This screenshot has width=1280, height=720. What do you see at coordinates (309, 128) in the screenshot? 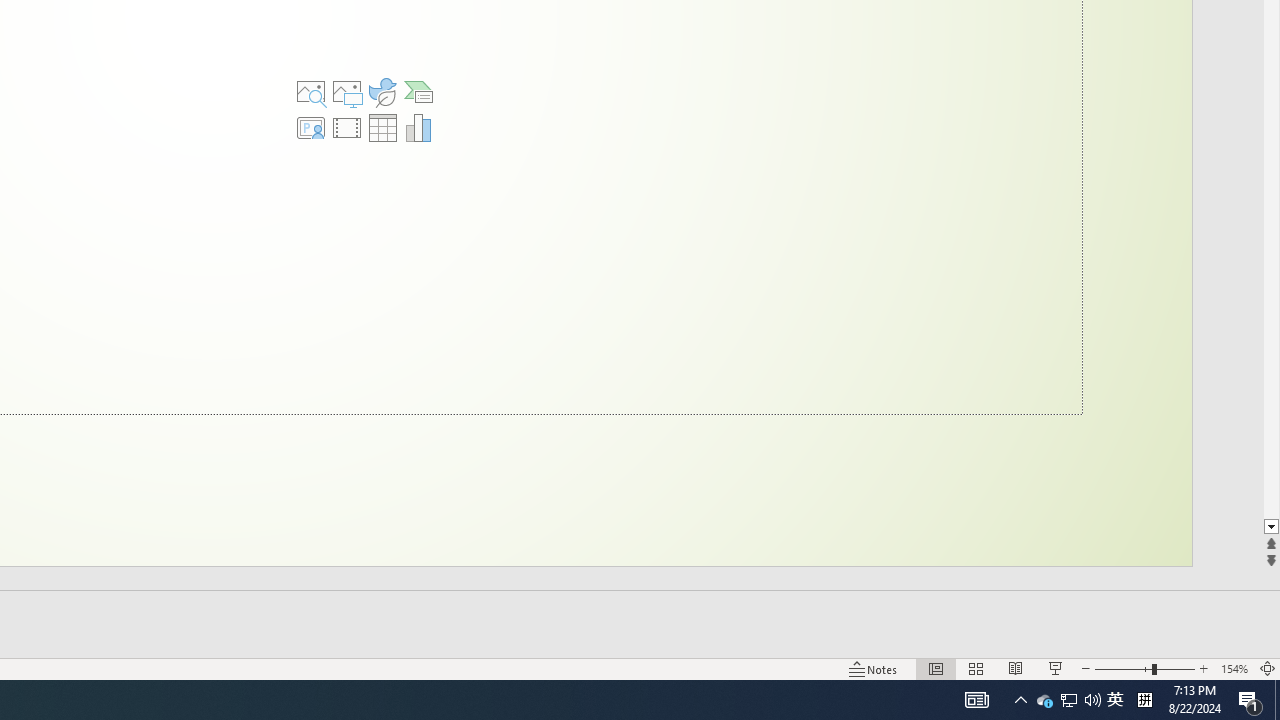
I see `'Insert Cameo'` at bounding box center [309, 128].